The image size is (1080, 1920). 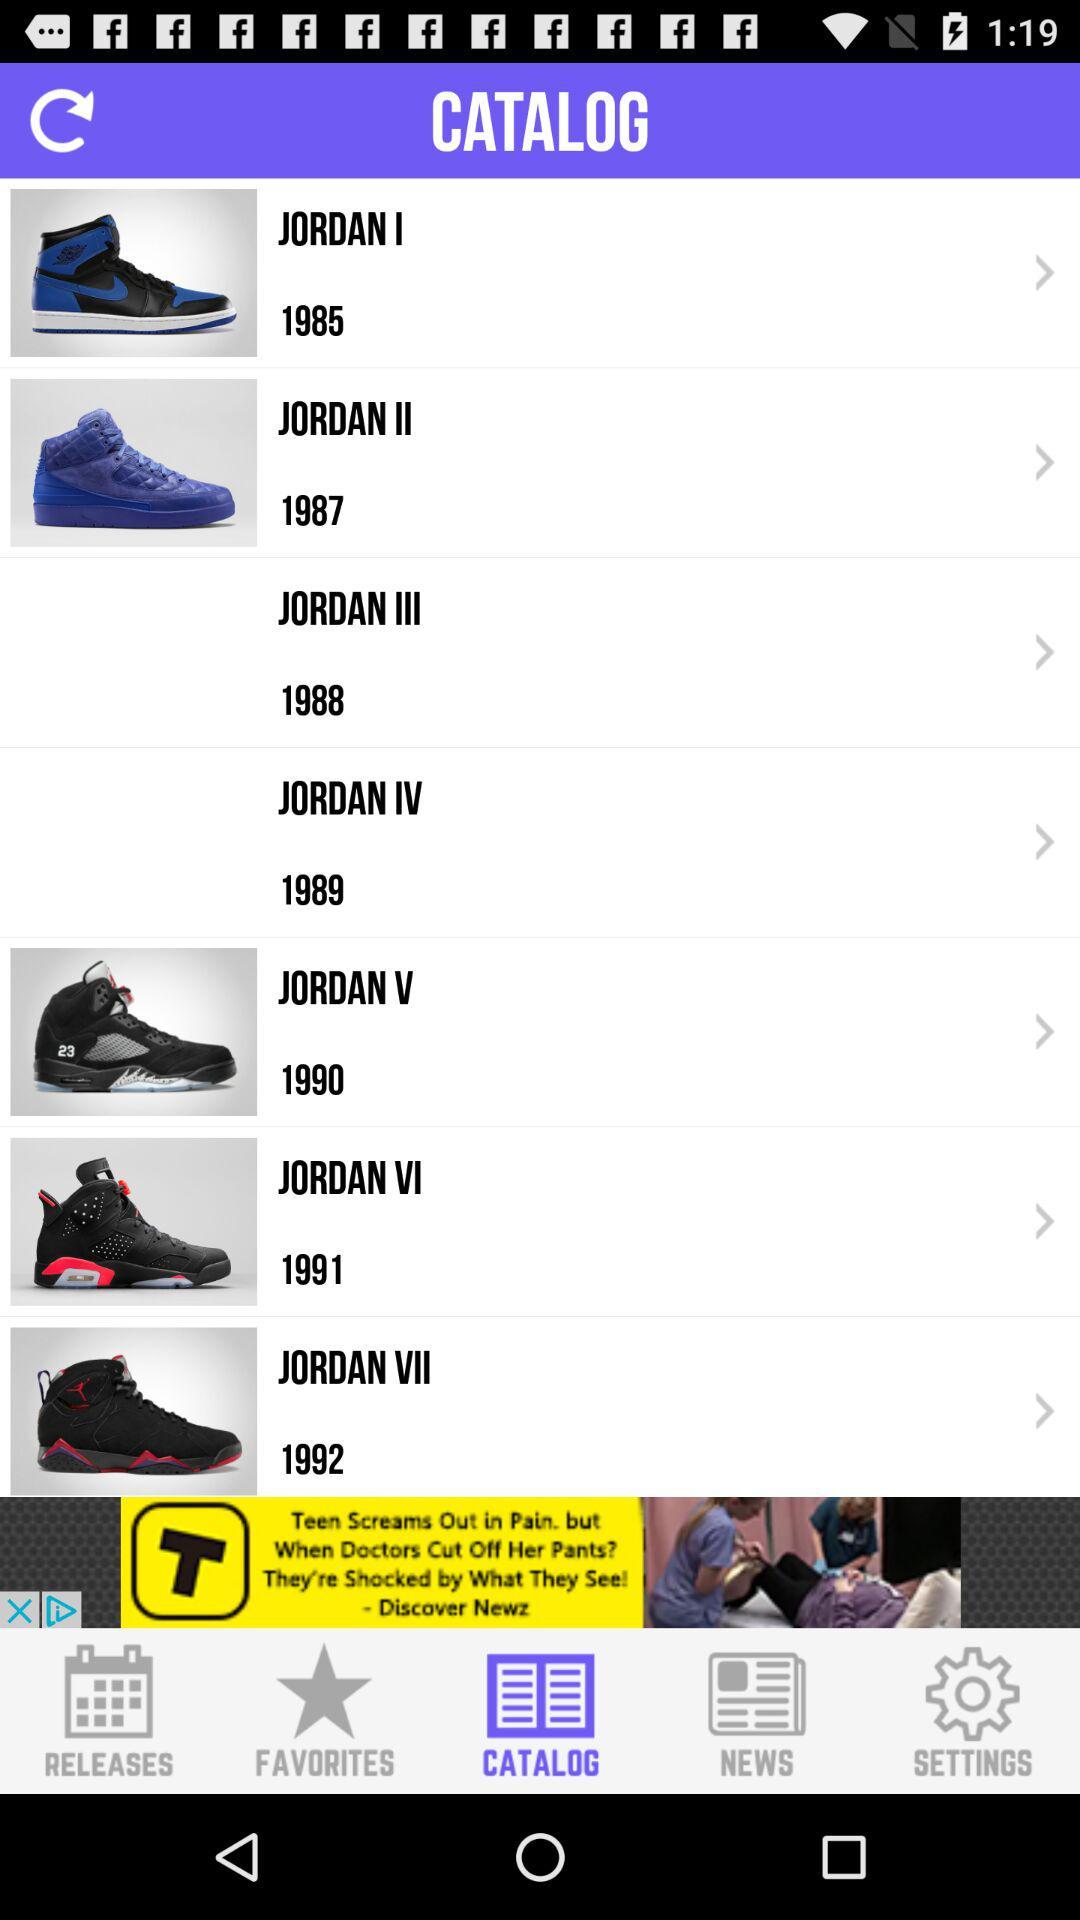 I want to click on news, so click(x=756, y=1710).